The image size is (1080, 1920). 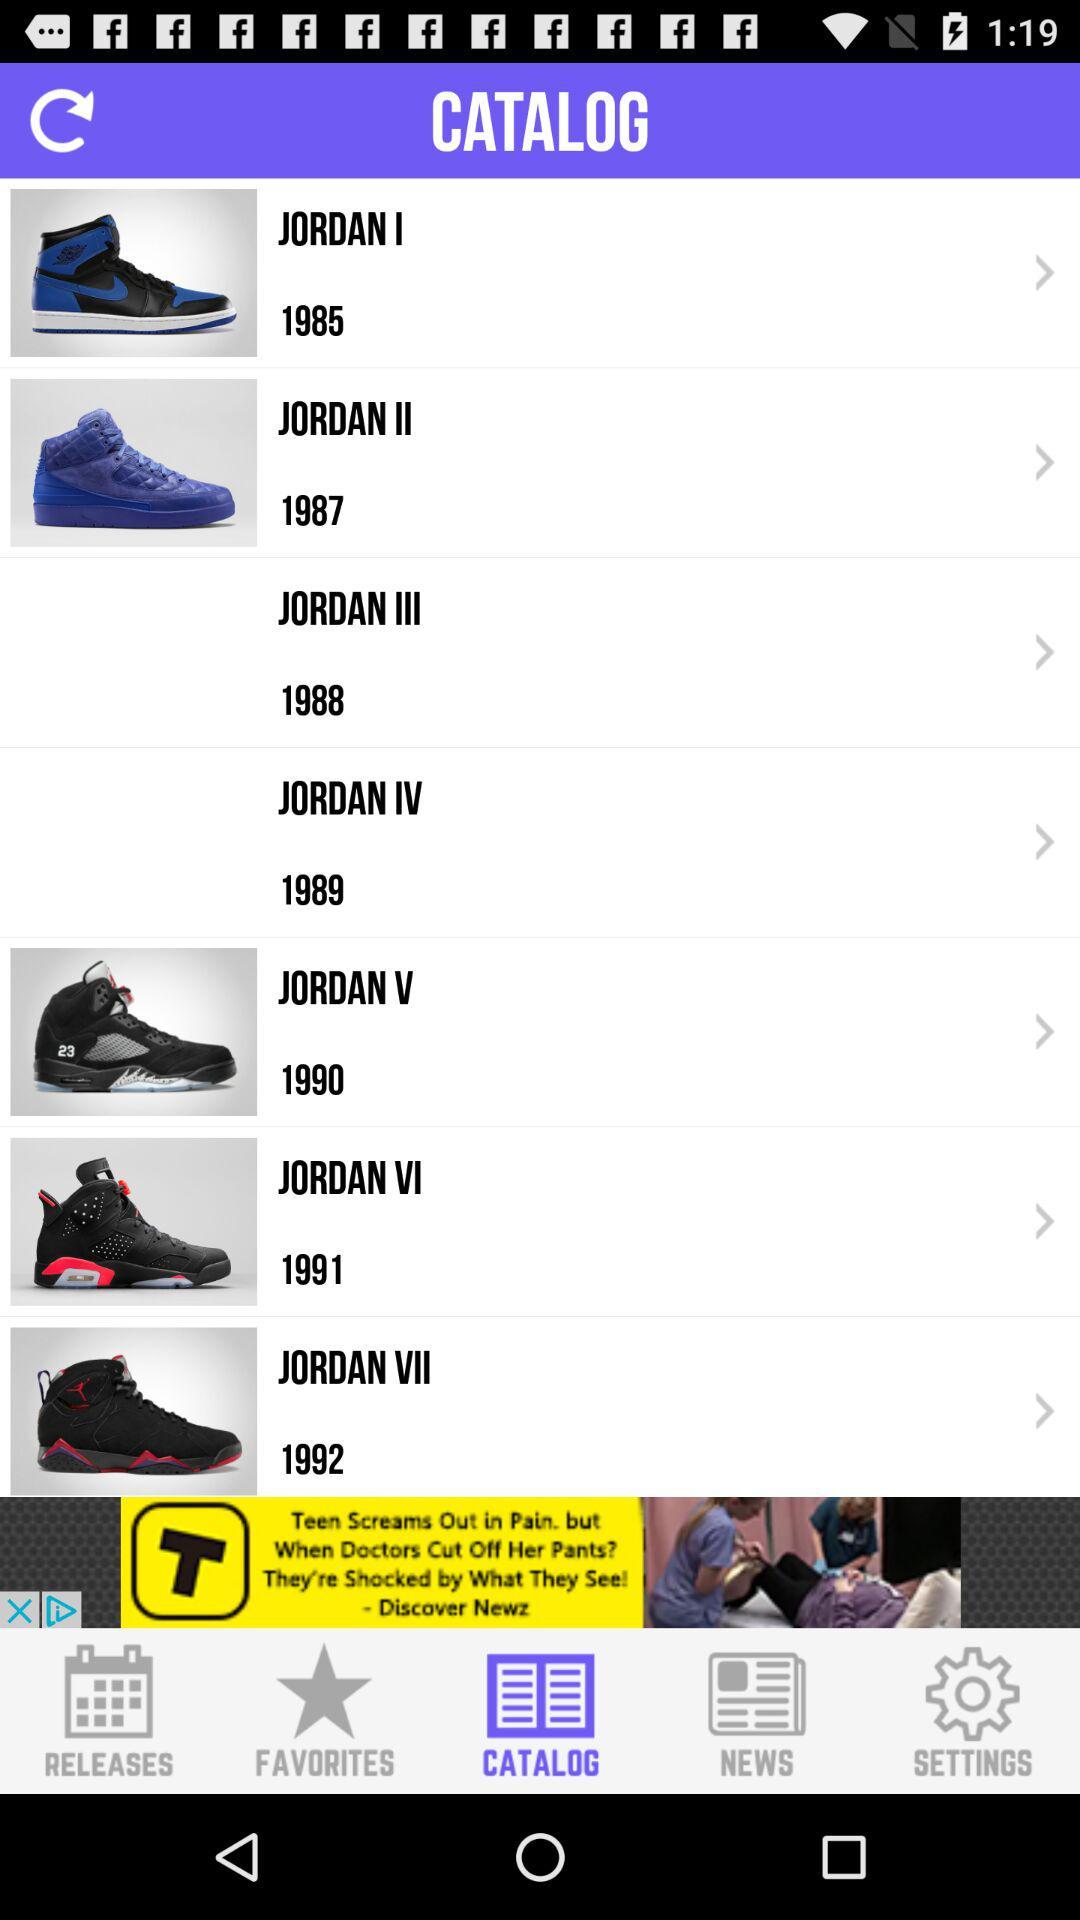 I want to click on news, so click(x=756, y=1710).